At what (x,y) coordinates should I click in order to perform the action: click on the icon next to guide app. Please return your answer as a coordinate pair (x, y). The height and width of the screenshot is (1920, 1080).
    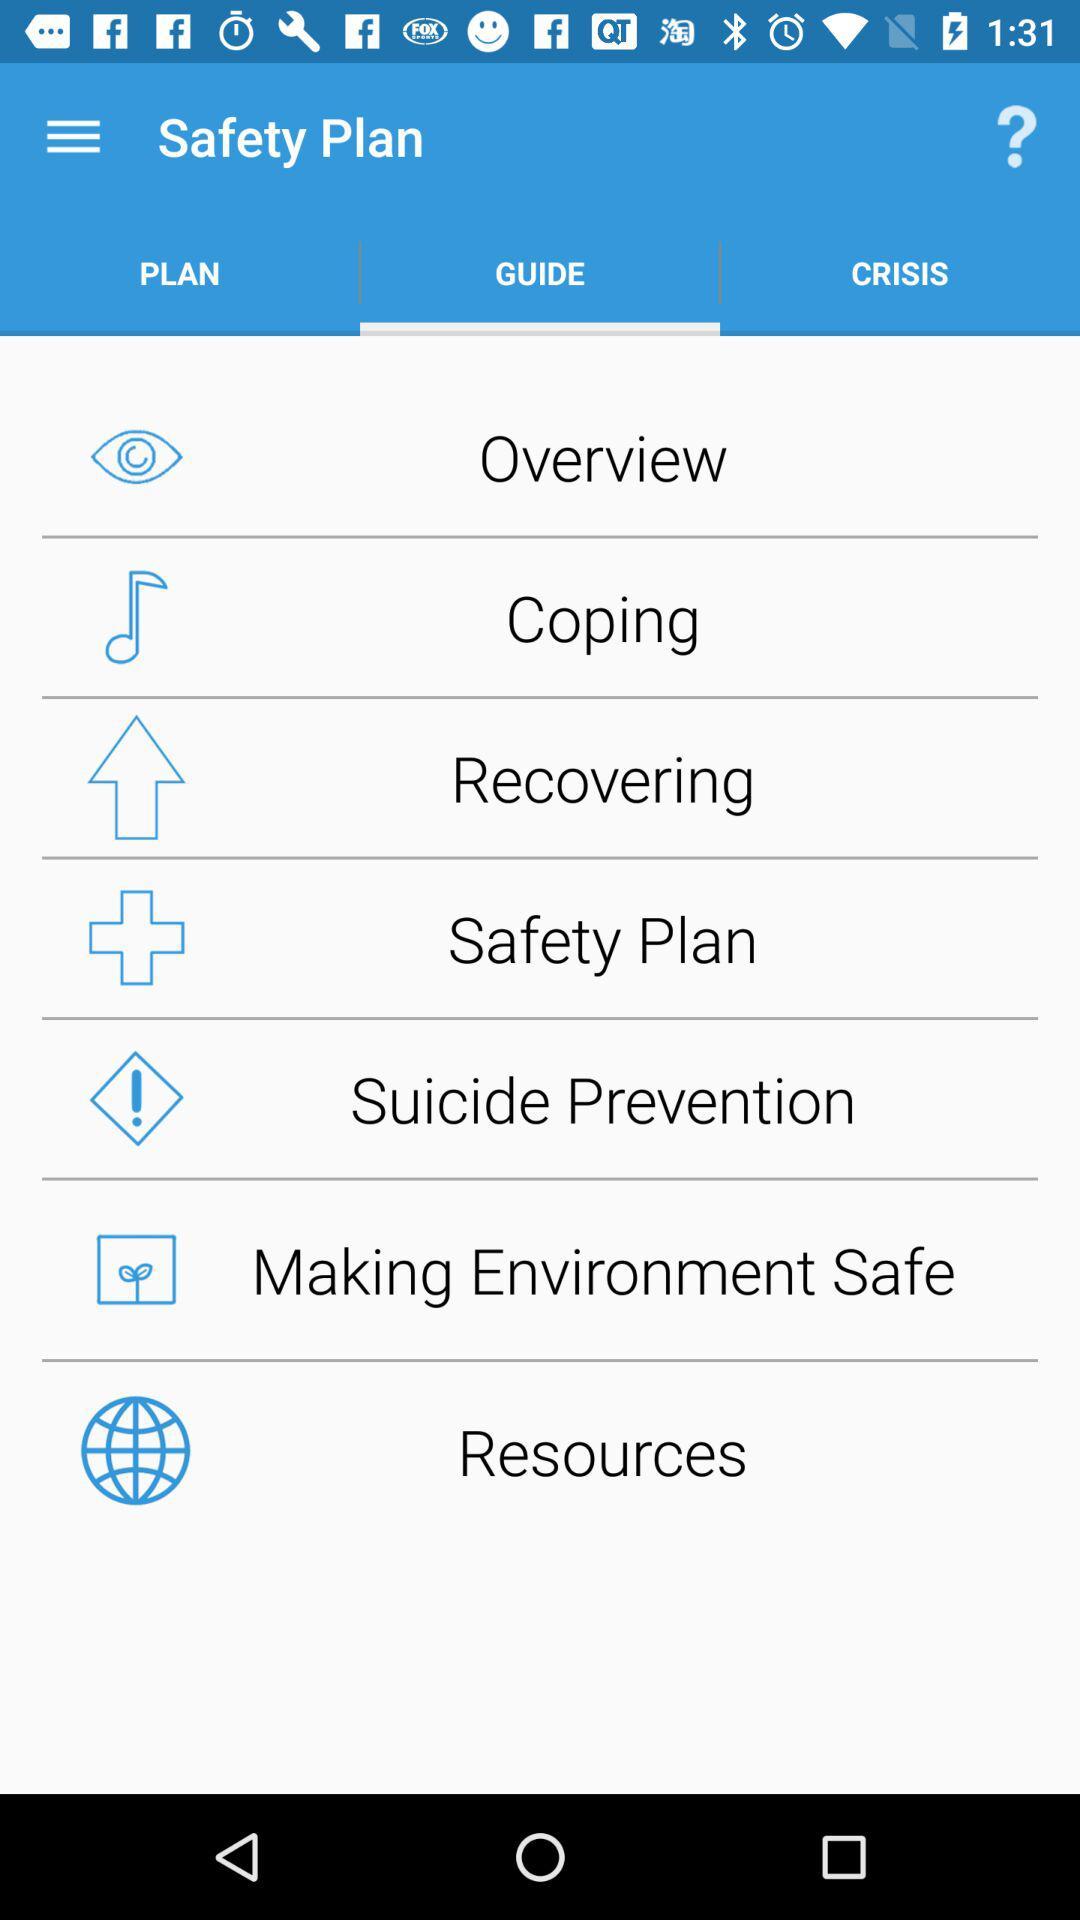
    Looking at the image, I should click on (898, 272).